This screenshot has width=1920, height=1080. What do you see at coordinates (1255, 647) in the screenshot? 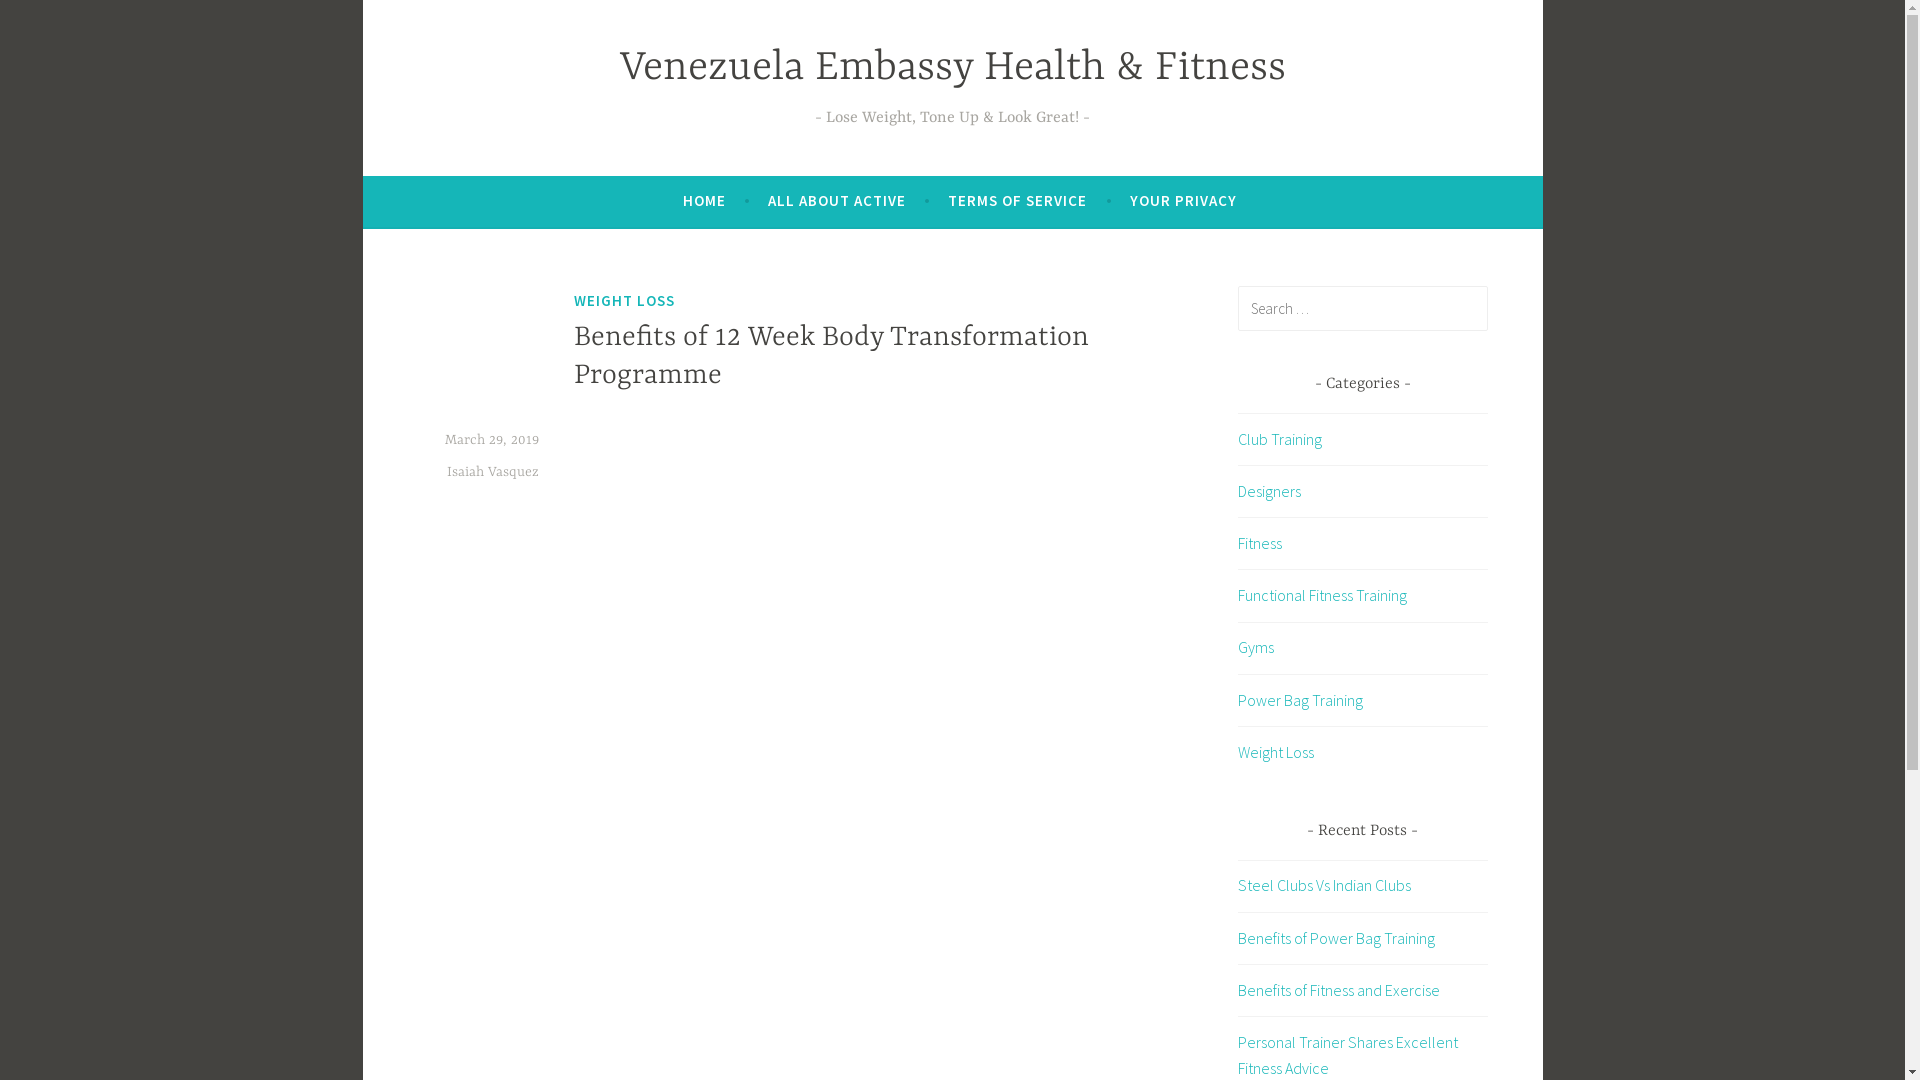
I see `'Gyms'` at bounding box center [1255, 647].